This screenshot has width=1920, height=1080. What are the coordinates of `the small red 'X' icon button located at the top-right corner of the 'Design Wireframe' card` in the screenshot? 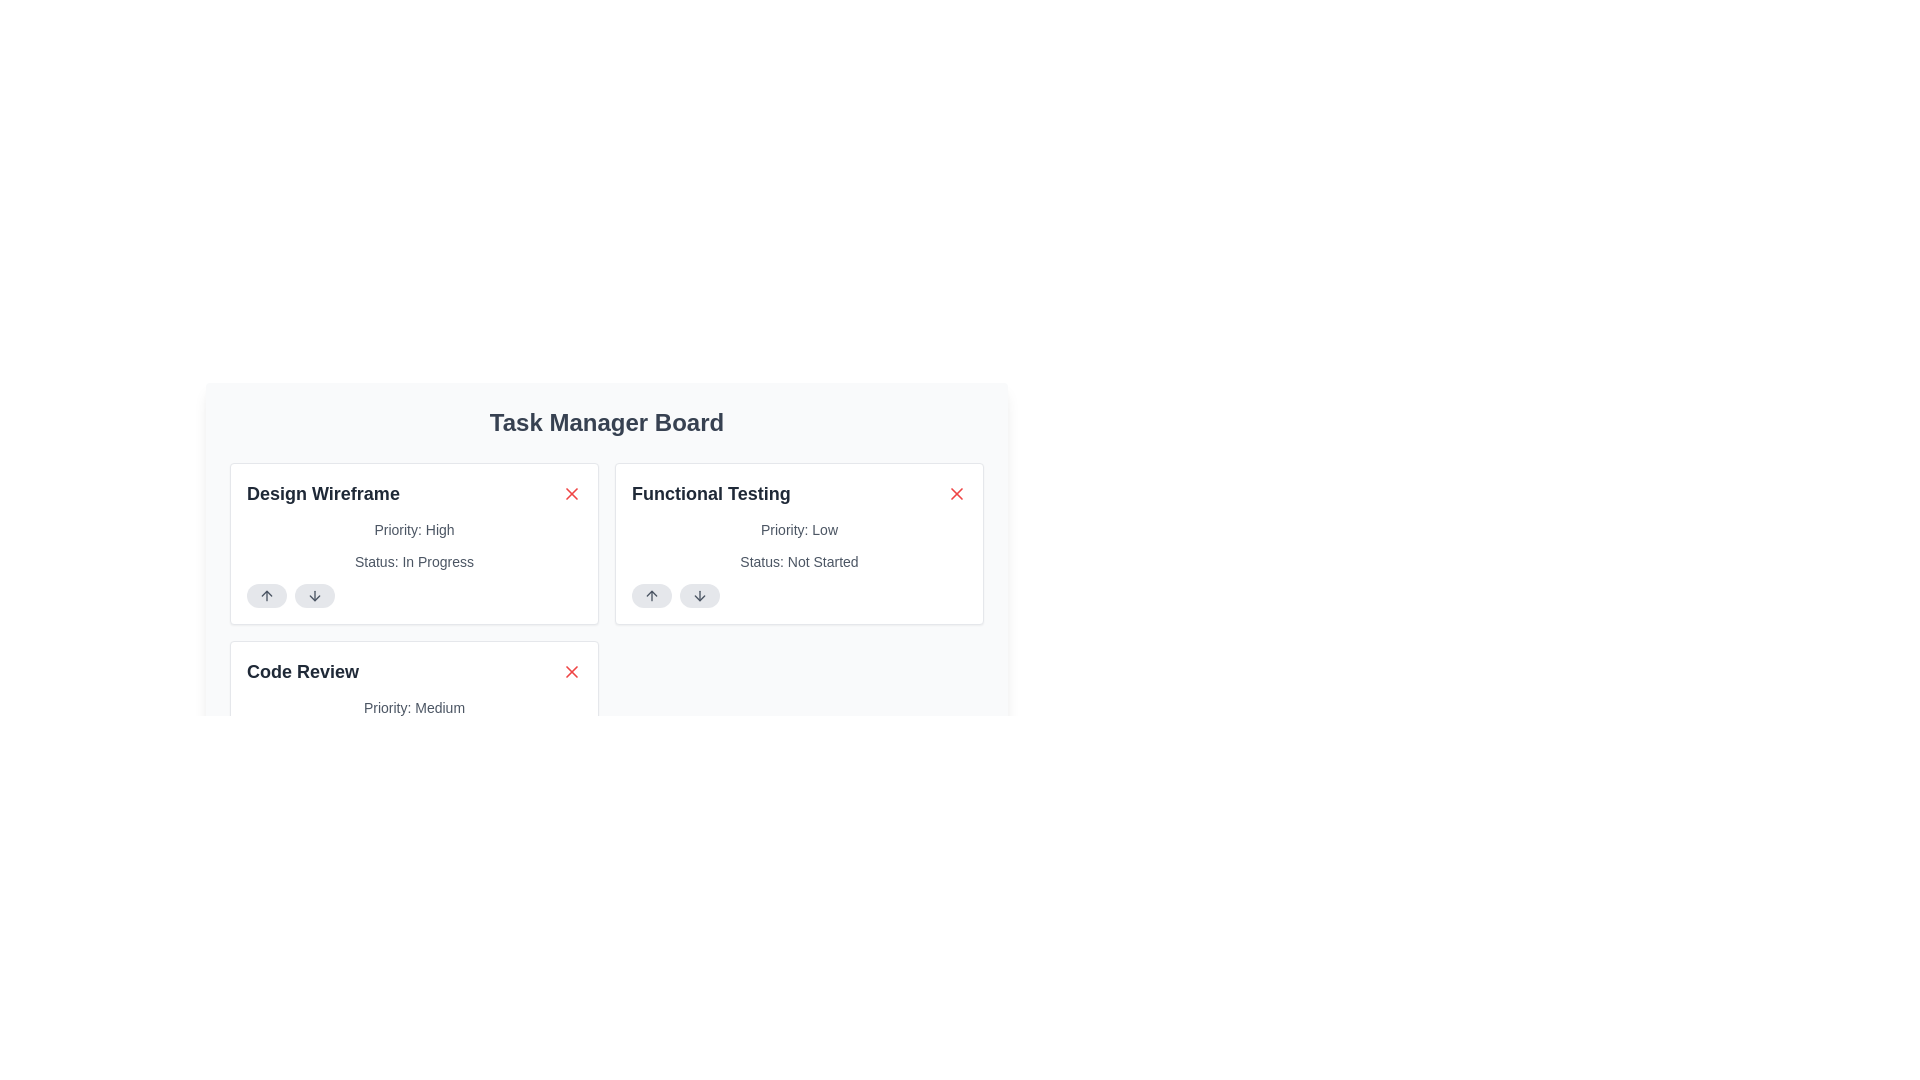 It's located at (570, 493).